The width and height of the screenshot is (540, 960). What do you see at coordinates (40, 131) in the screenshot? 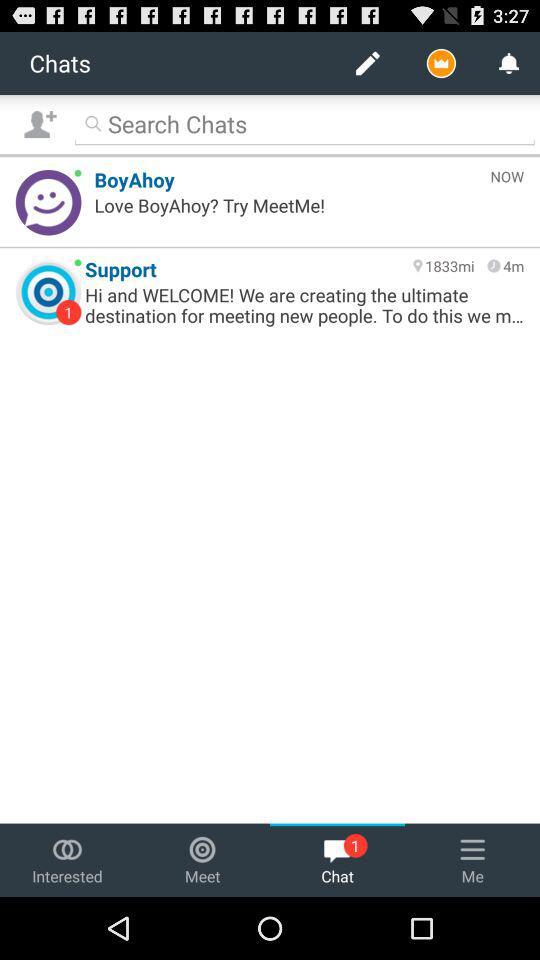
I see `the follow icon` at bounding box center [40, 131].